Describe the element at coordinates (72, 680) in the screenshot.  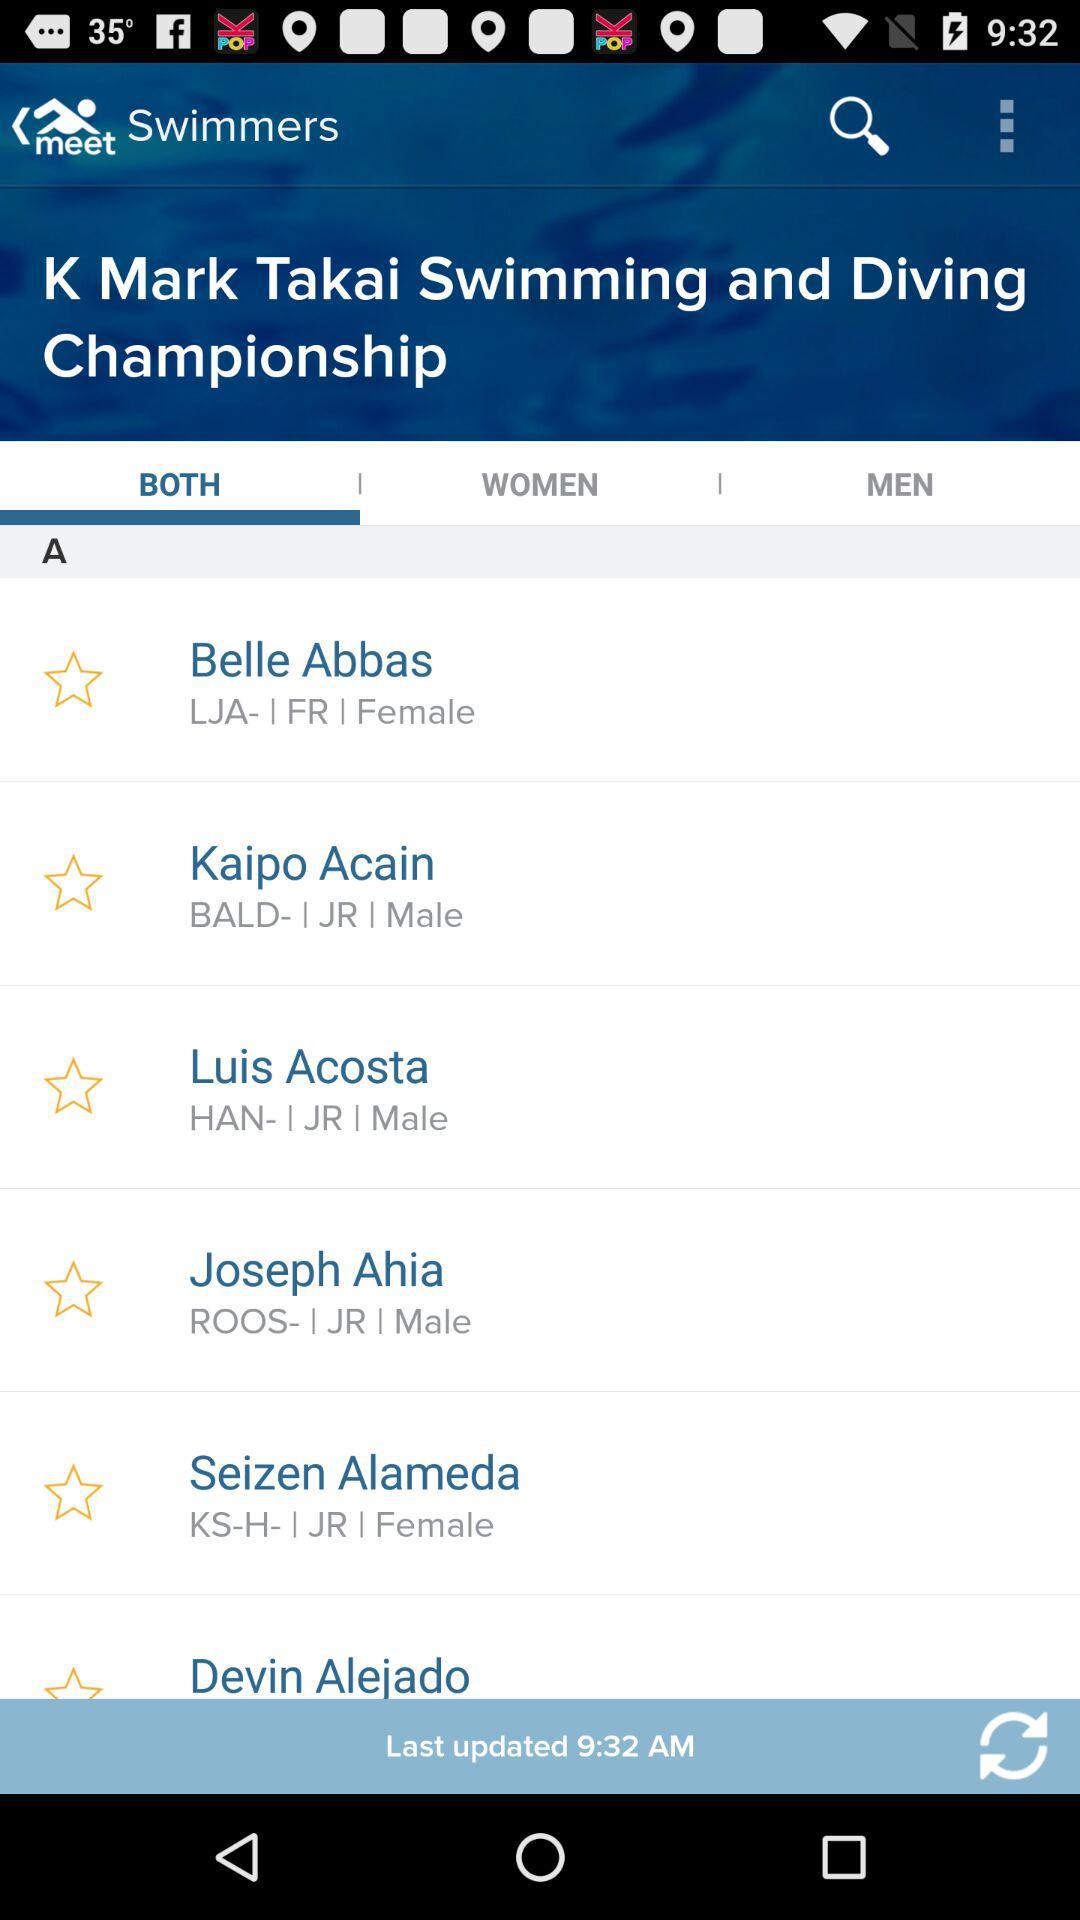
I see `favorite/follow a swimmer` at that location.